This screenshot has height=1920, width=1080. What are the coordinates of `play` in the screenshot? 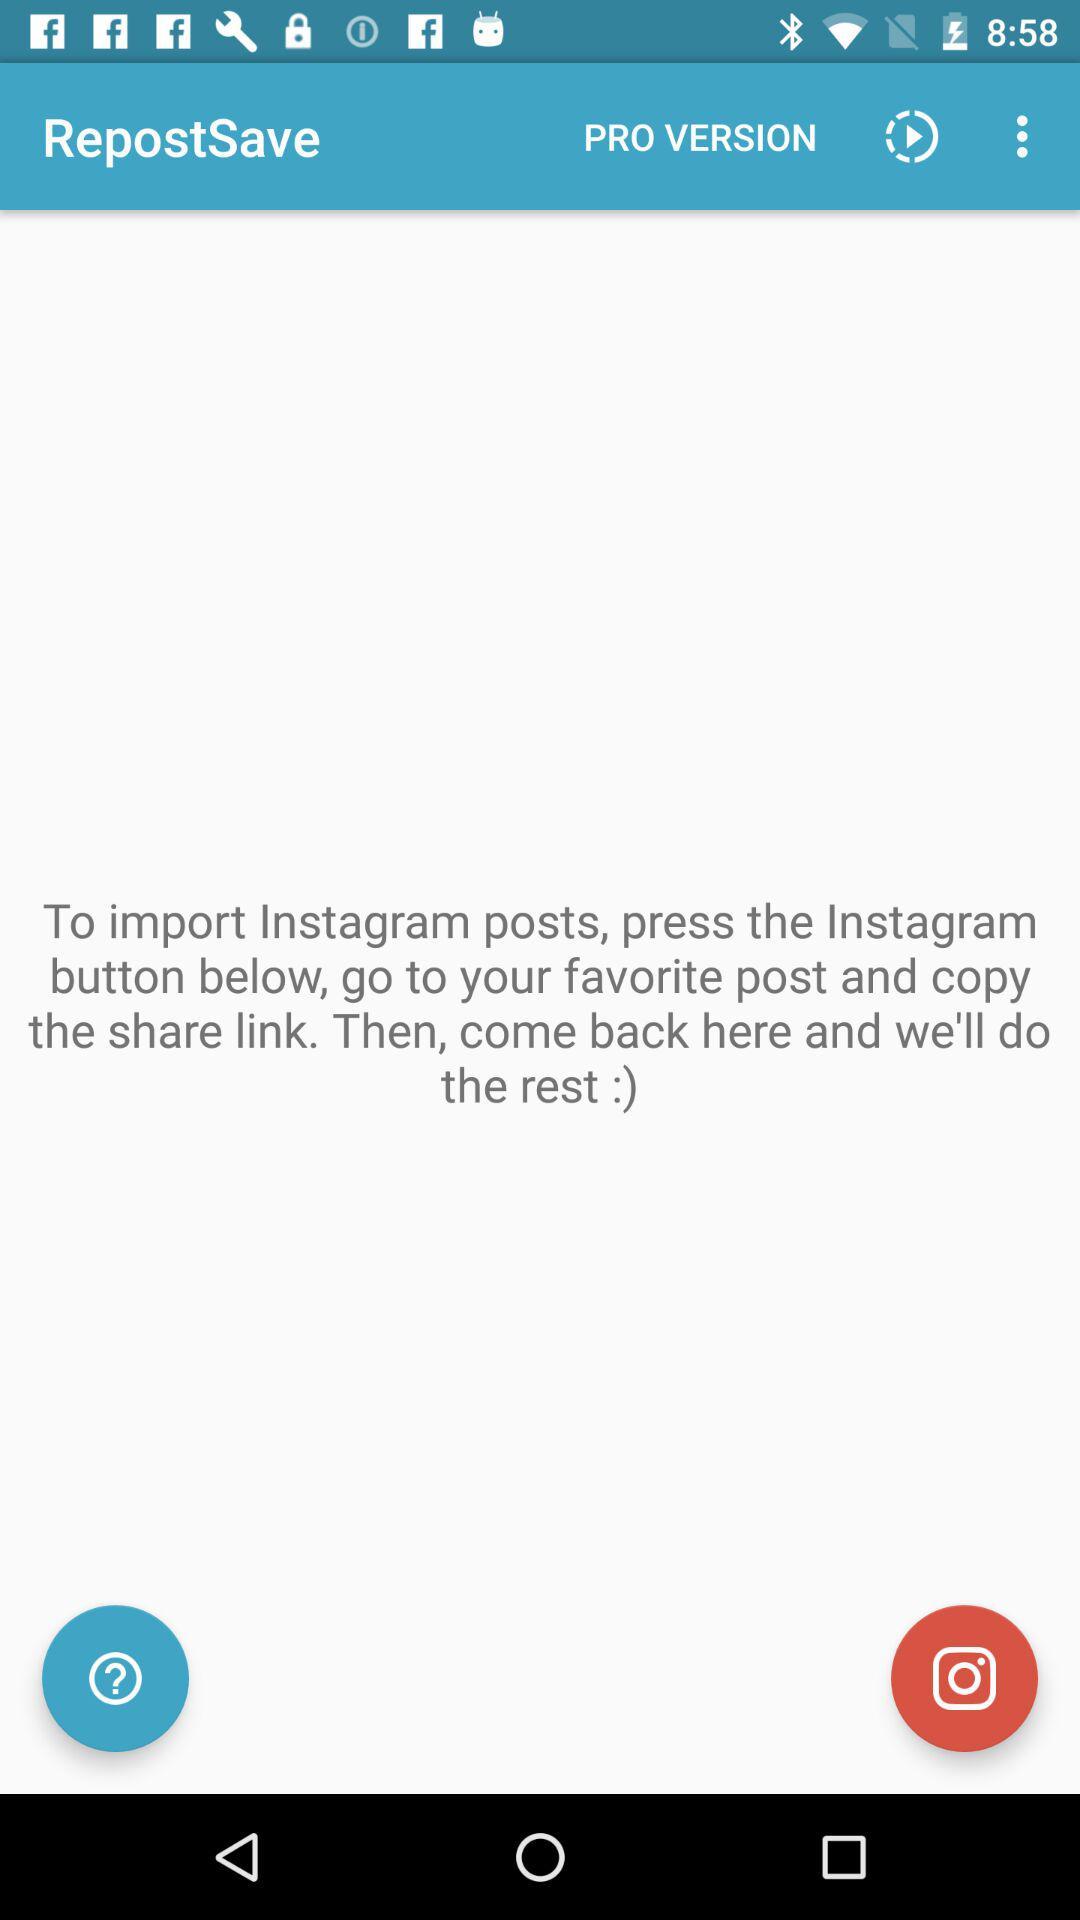 It's located at (911, 135).